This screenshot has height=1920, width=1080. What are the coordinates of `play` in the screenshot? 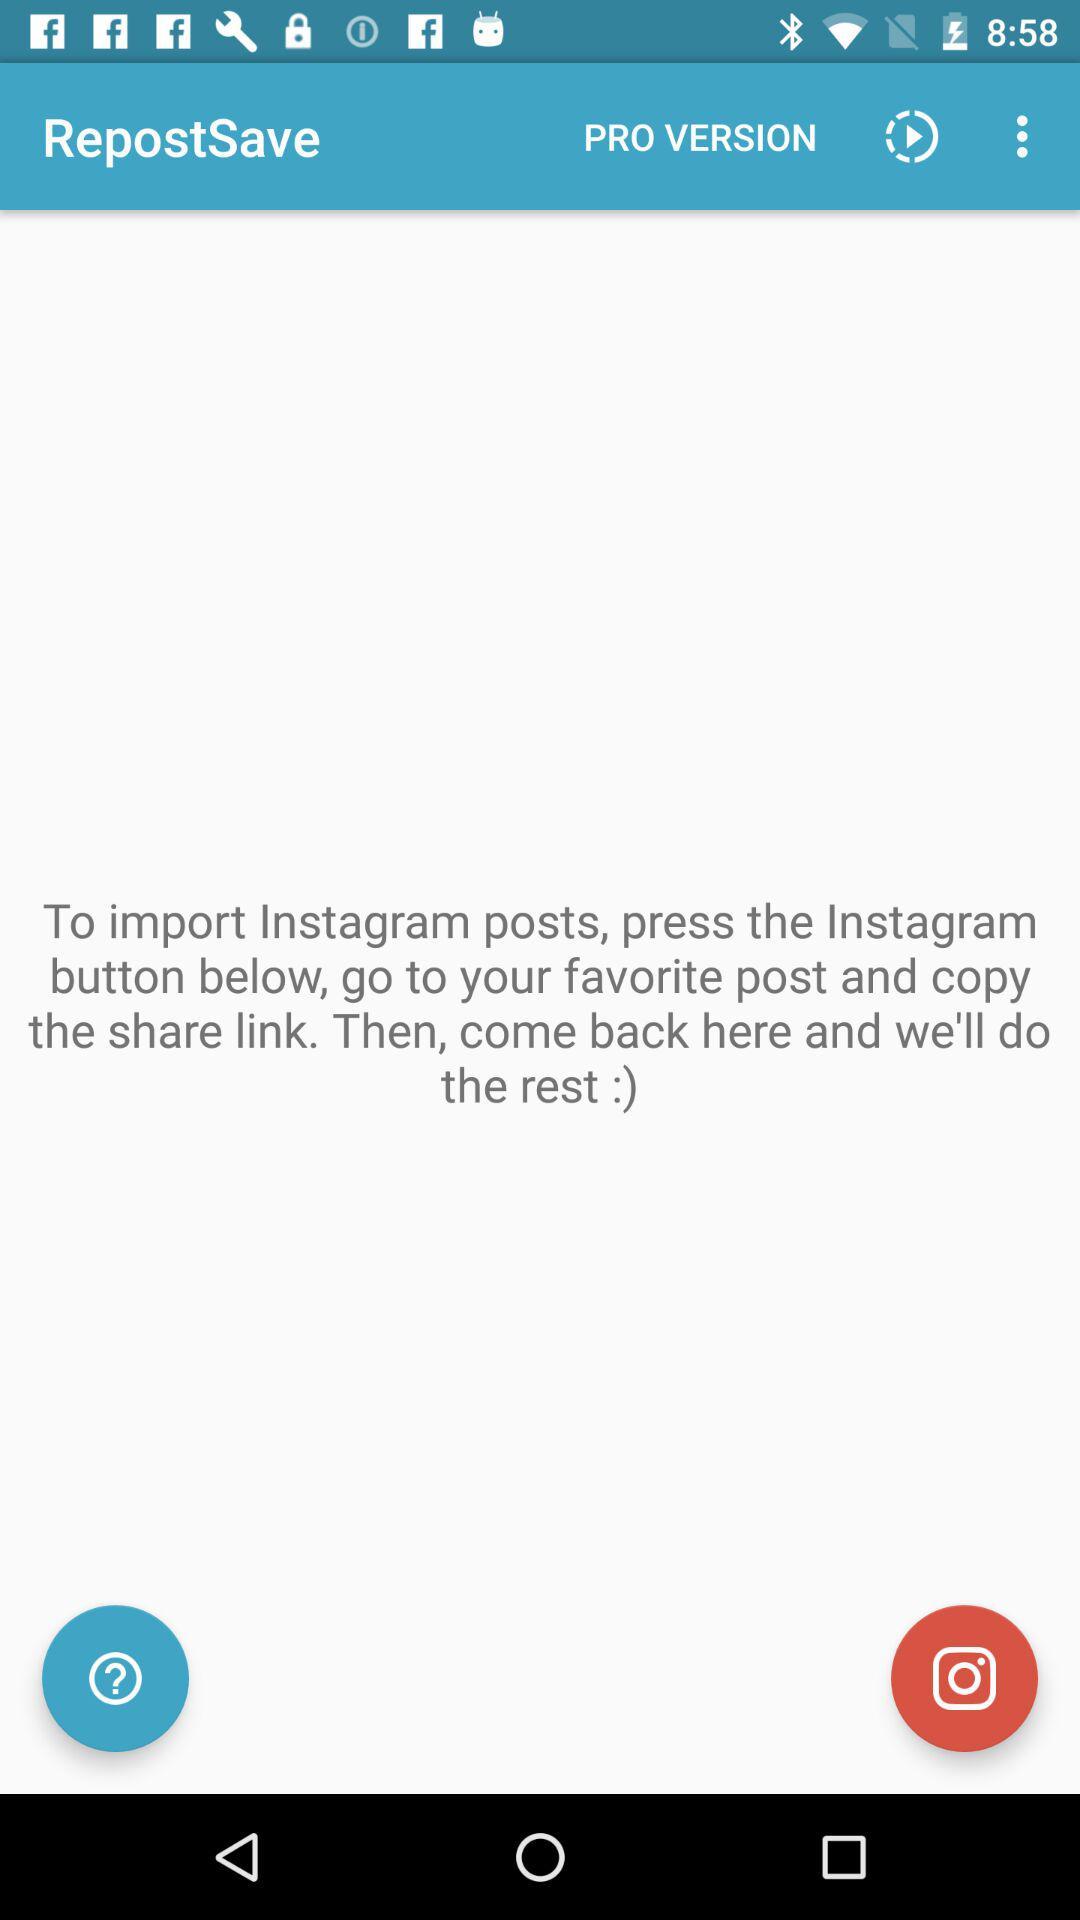 It's located at (911, 135).